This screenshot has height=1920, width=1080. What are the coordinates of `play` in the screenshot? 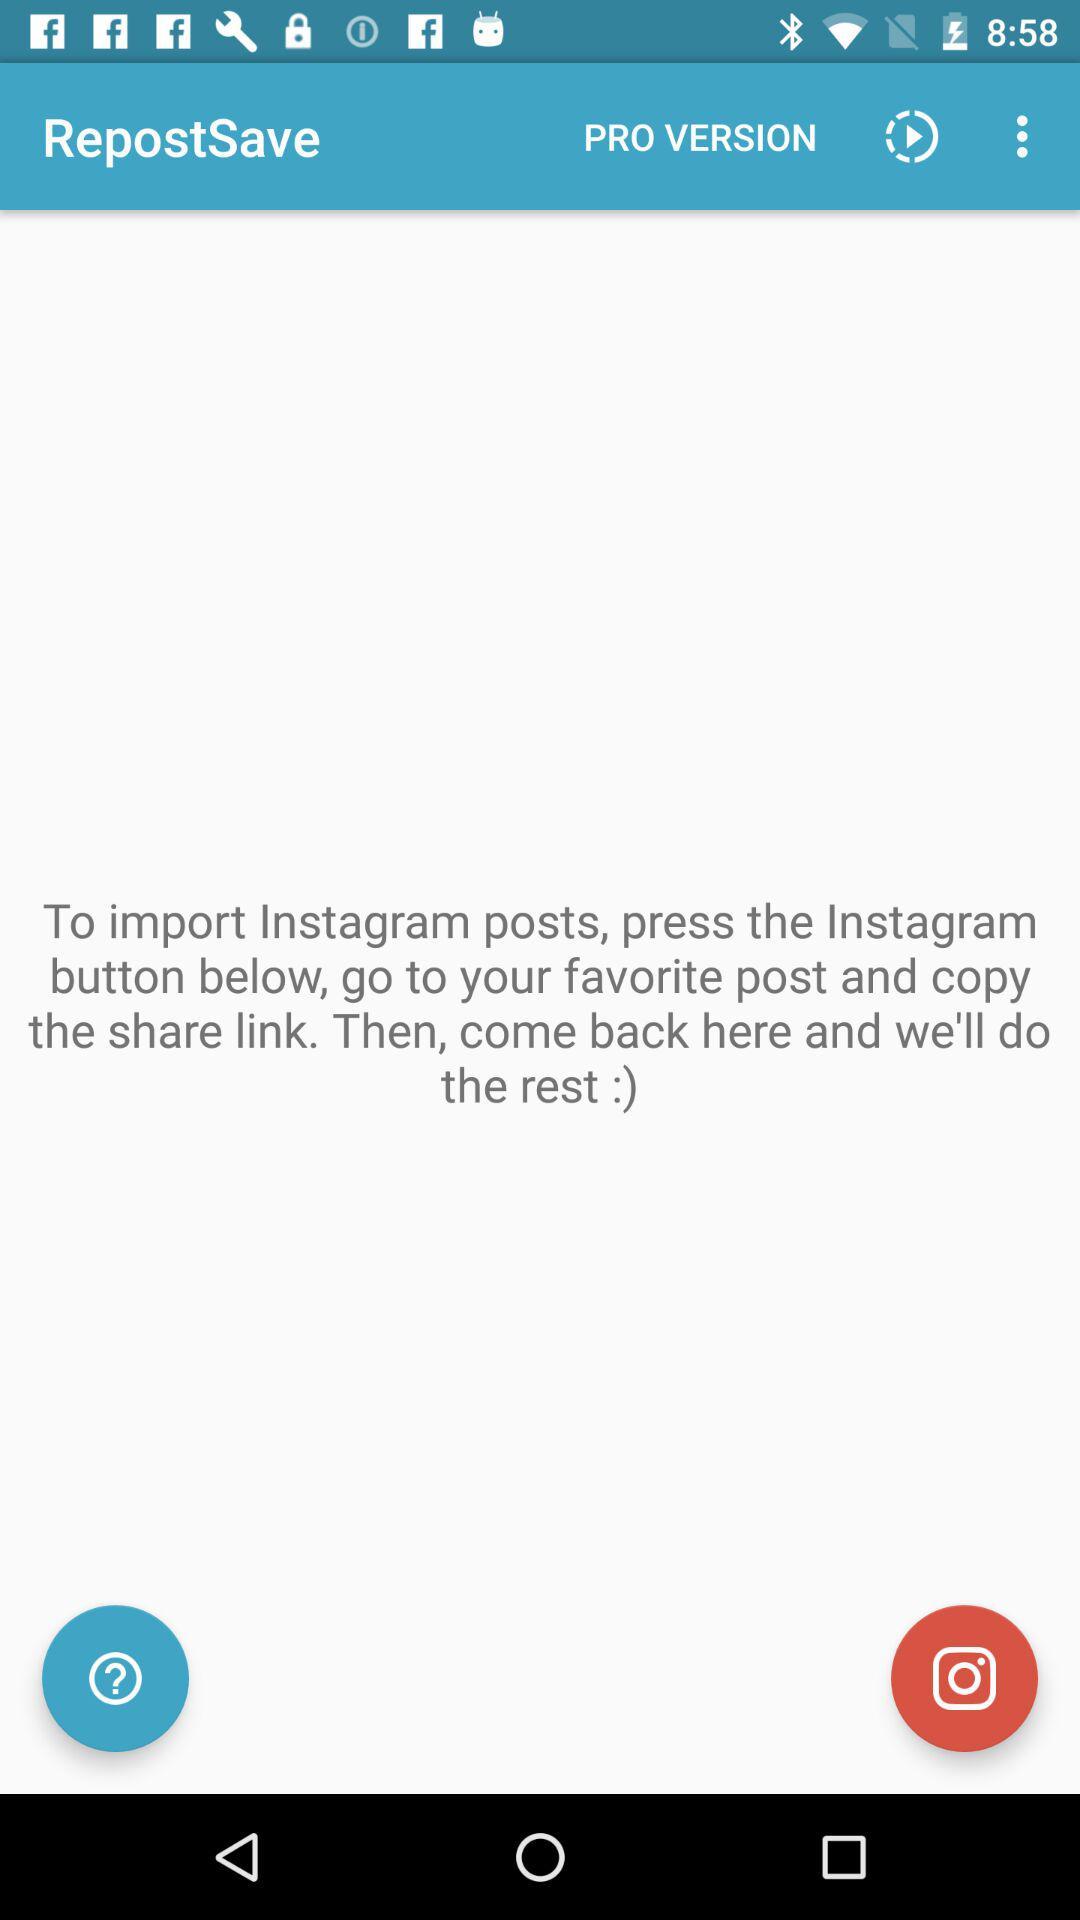 It's located at (911, 135).